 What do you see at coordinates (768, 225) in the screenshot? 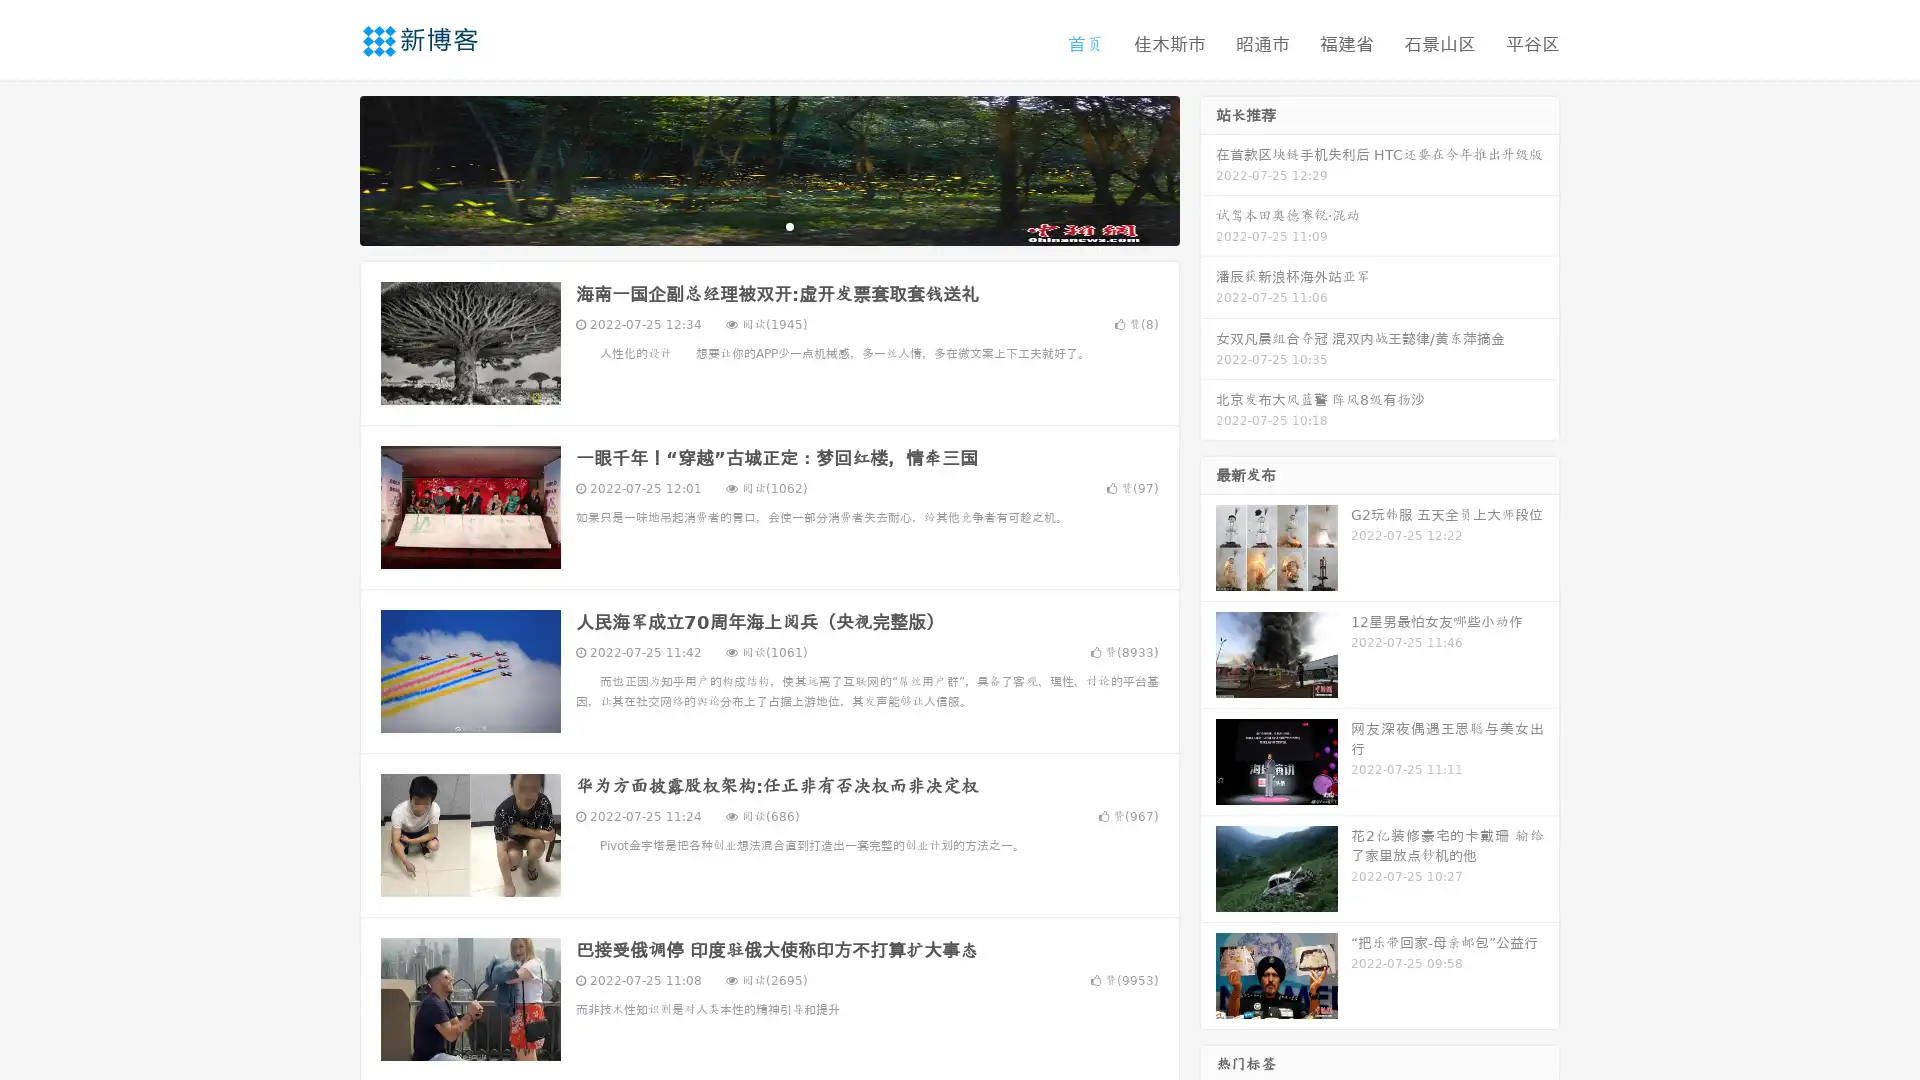
I see `Go to slide 2` at bounding box center [768, 225].